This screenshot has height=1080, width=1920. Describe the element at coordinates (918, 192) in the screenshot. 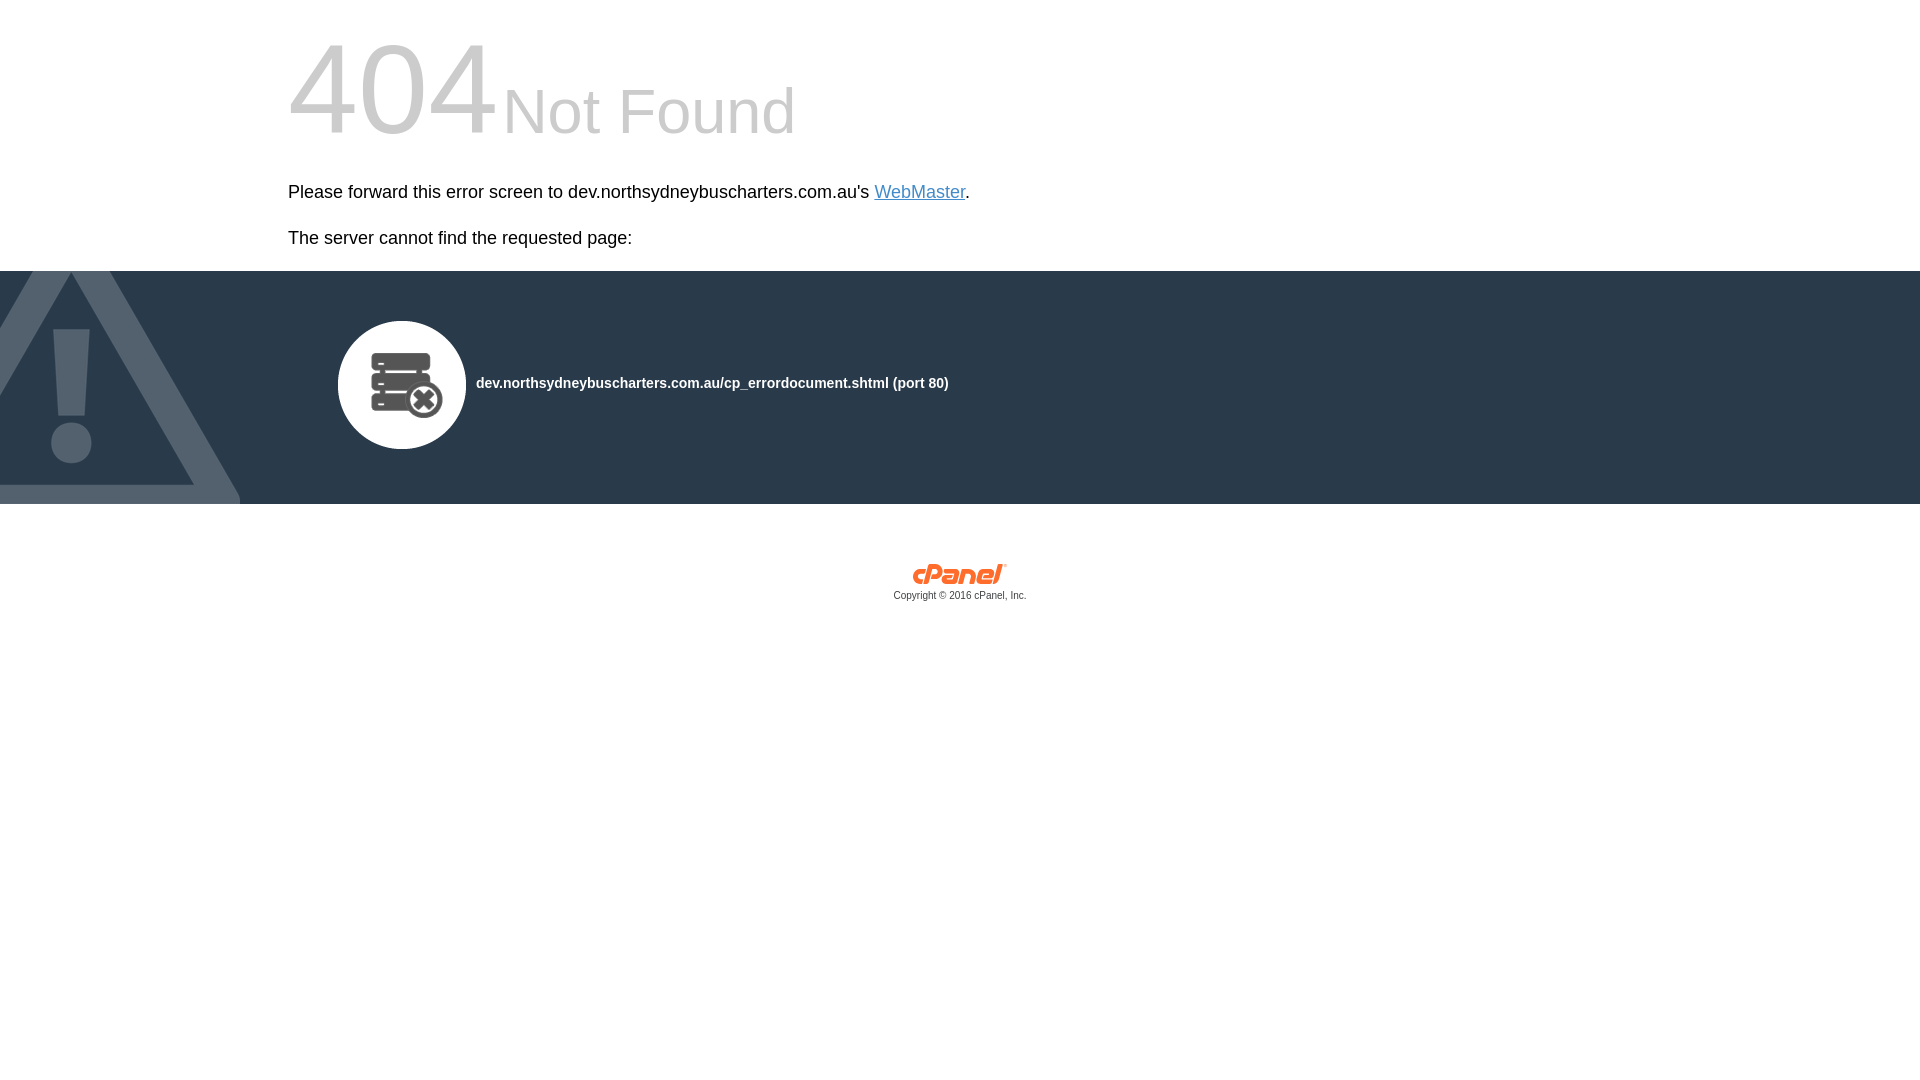

I see `'WebMaster'` at that location.